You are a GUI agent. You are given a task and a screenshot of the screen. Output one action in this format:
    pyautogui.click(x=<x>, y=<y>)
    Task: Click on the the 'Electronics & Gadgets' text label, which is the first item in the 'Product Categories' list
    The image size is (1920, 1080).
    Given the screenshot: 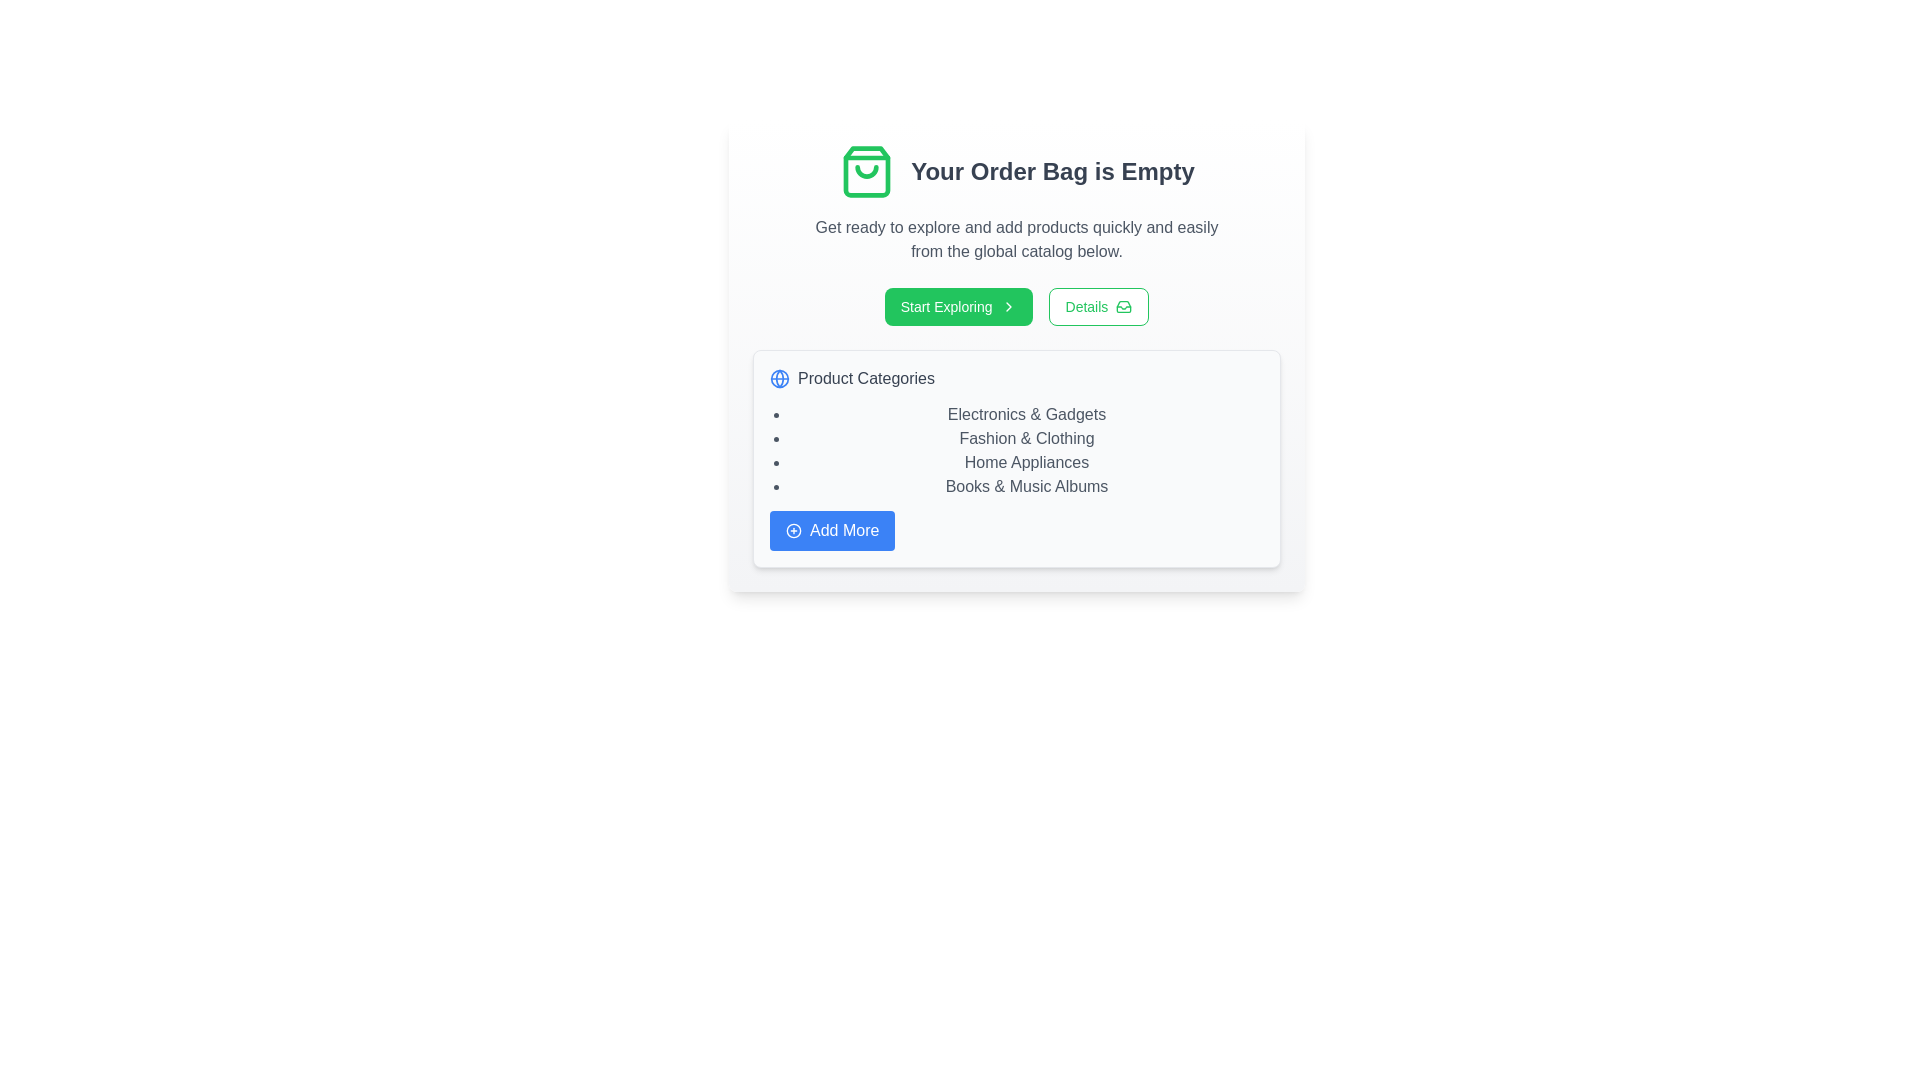 What is the action you would take?
    pyautogui.click(x=1027, y=414)
    